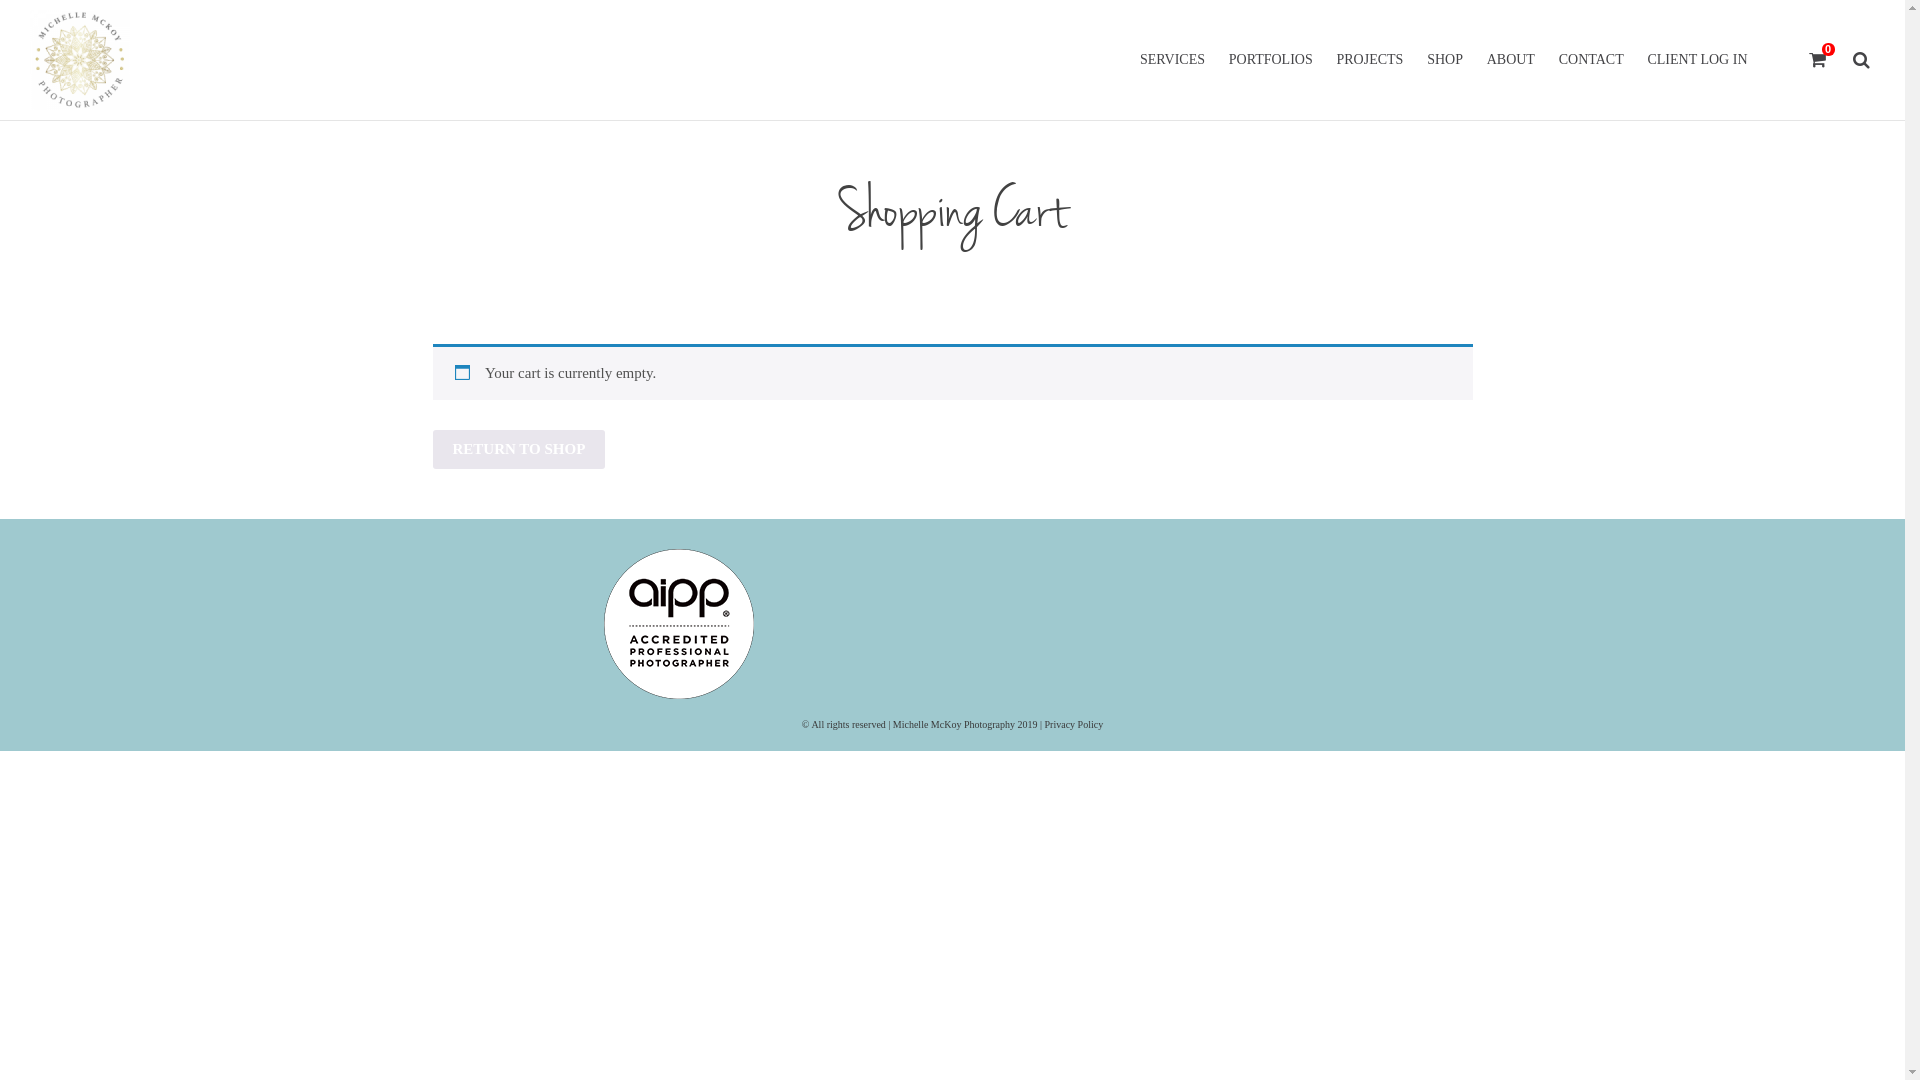 Image resolution: width=1920 pixels, height=1080 pixels. What do you see at coordinates (1636, 59) in the screenshot?
I see `'CLIENT LOG IN'` at bounding box center [1636, 59].